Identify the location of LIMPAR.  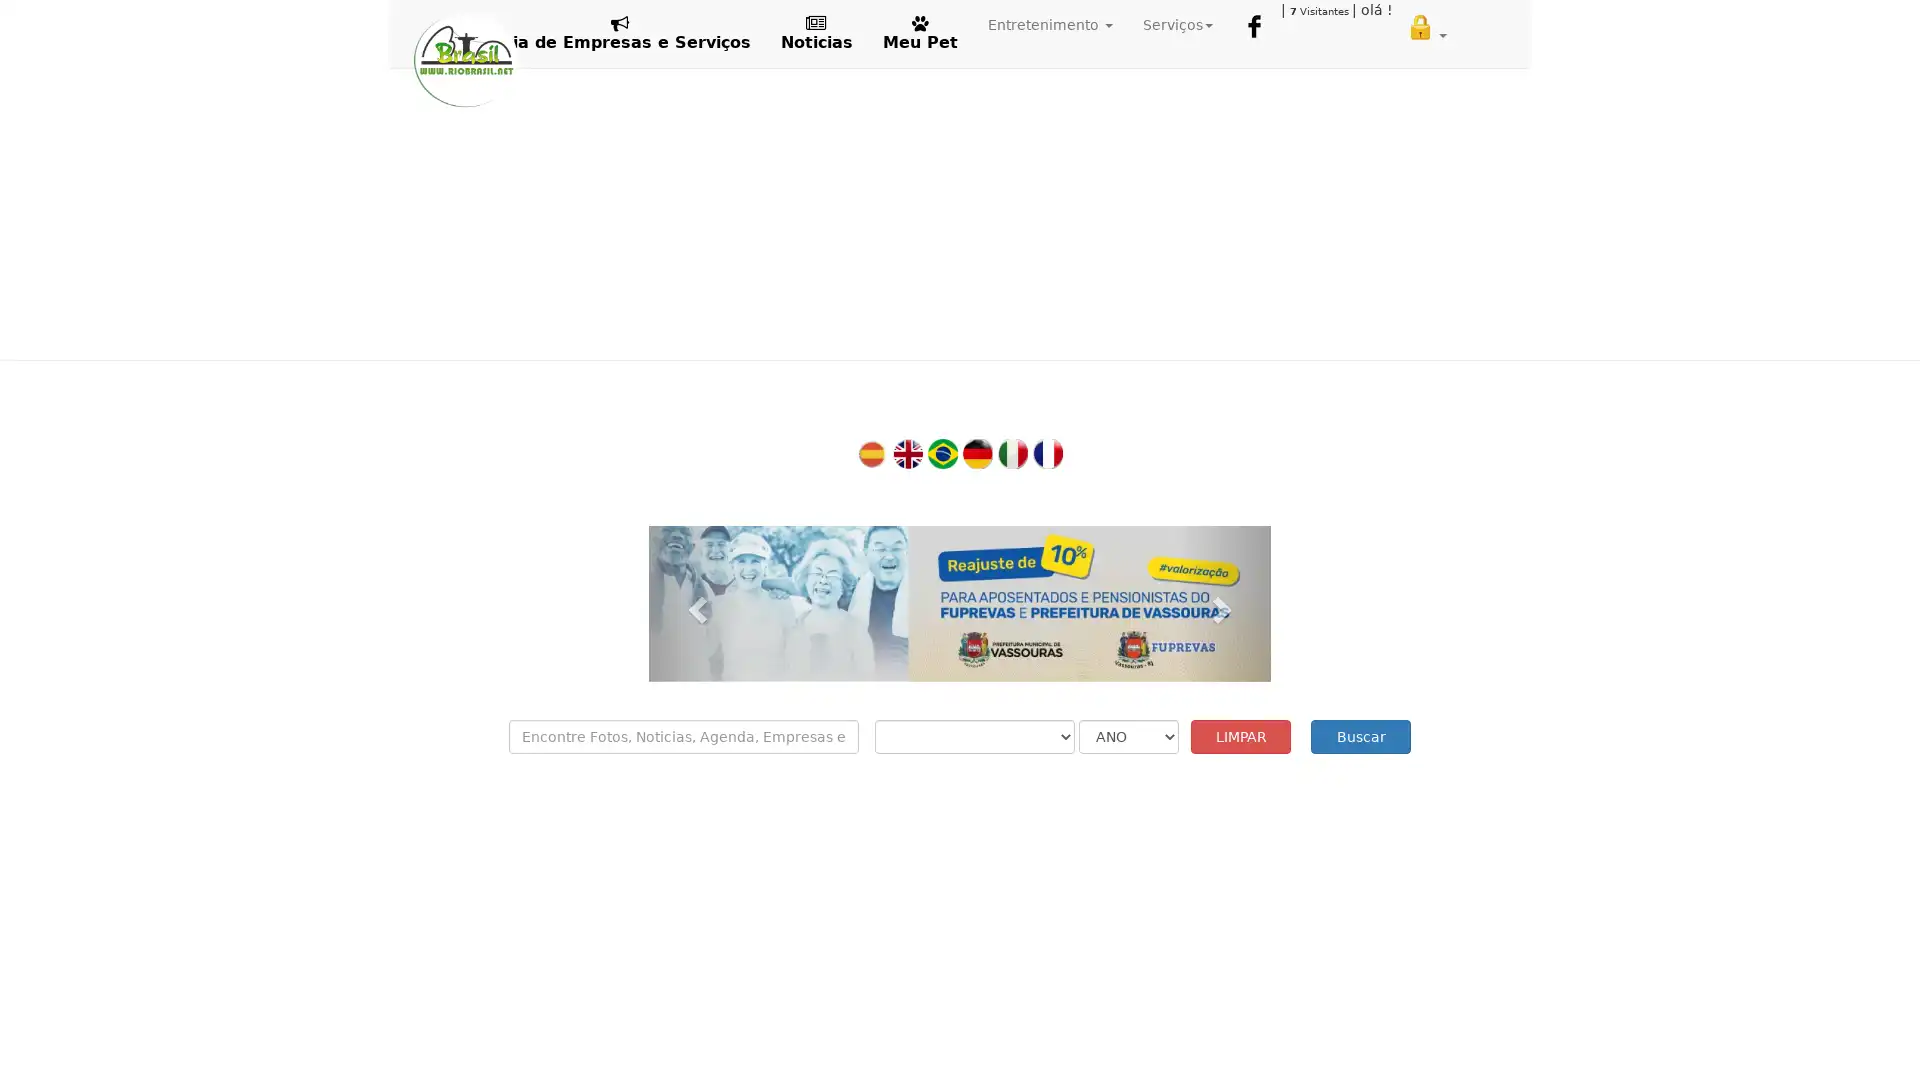
(1240, 736).